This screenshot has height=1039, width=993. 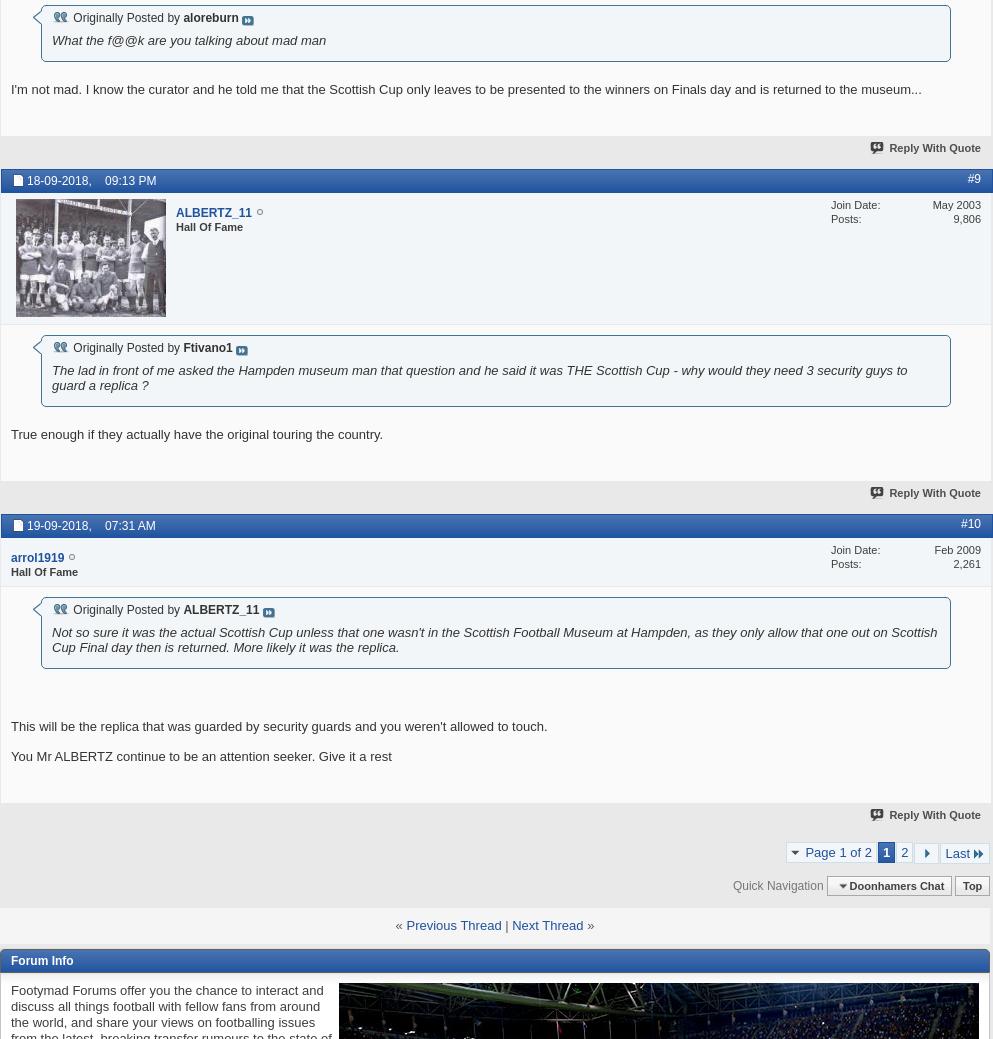 What do you see at coordinates (732, 885) in the screenshot?
I see `'Quick Navigation'` at bounding box center [732, 885].